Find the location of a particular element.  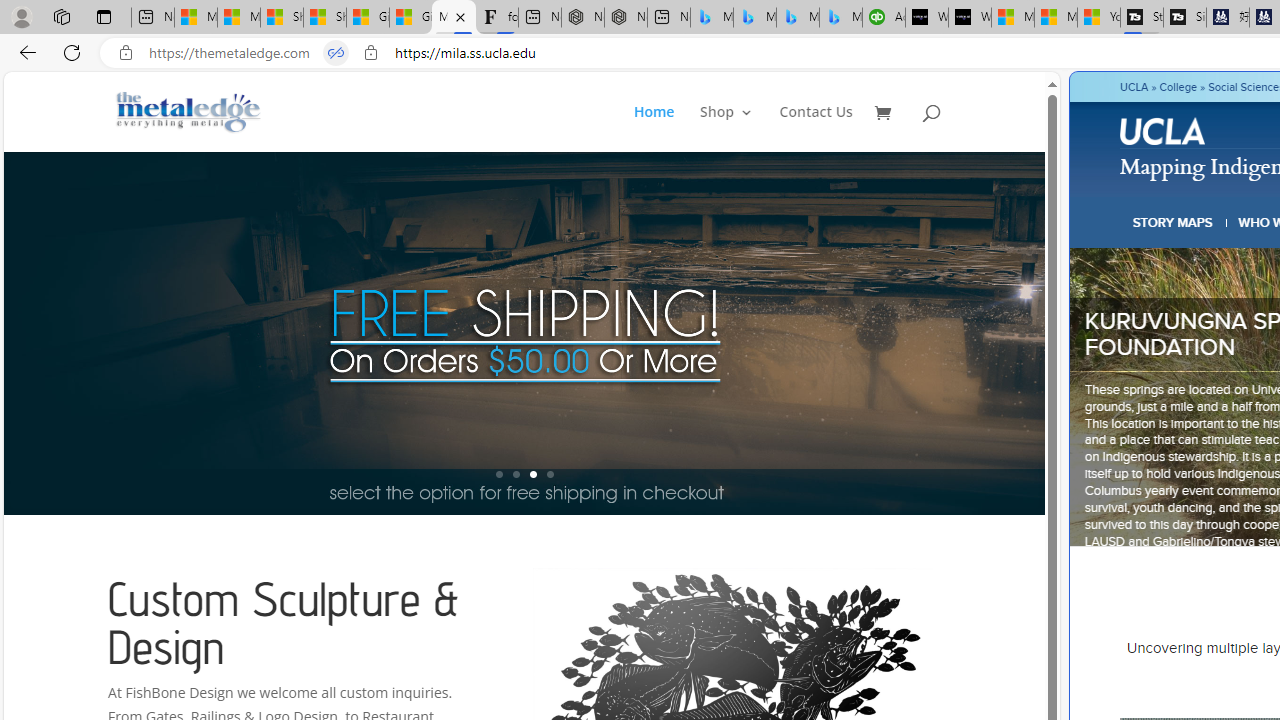

'Microsoft Start Sports' is located at coordinates (1013, 17).